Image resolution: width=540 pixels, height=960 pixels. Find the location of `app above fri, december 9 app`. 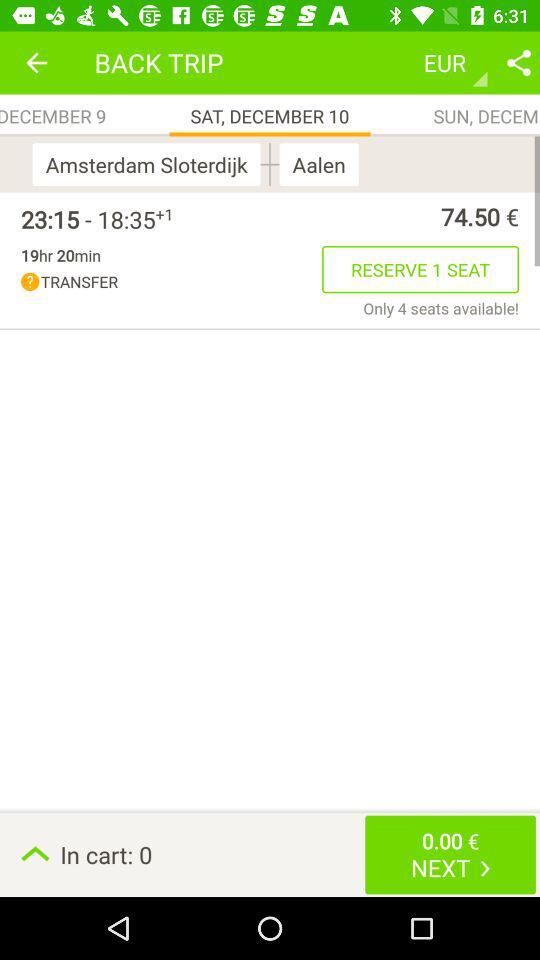

app above fri, december 9 app is located at coordinates (36, 62).